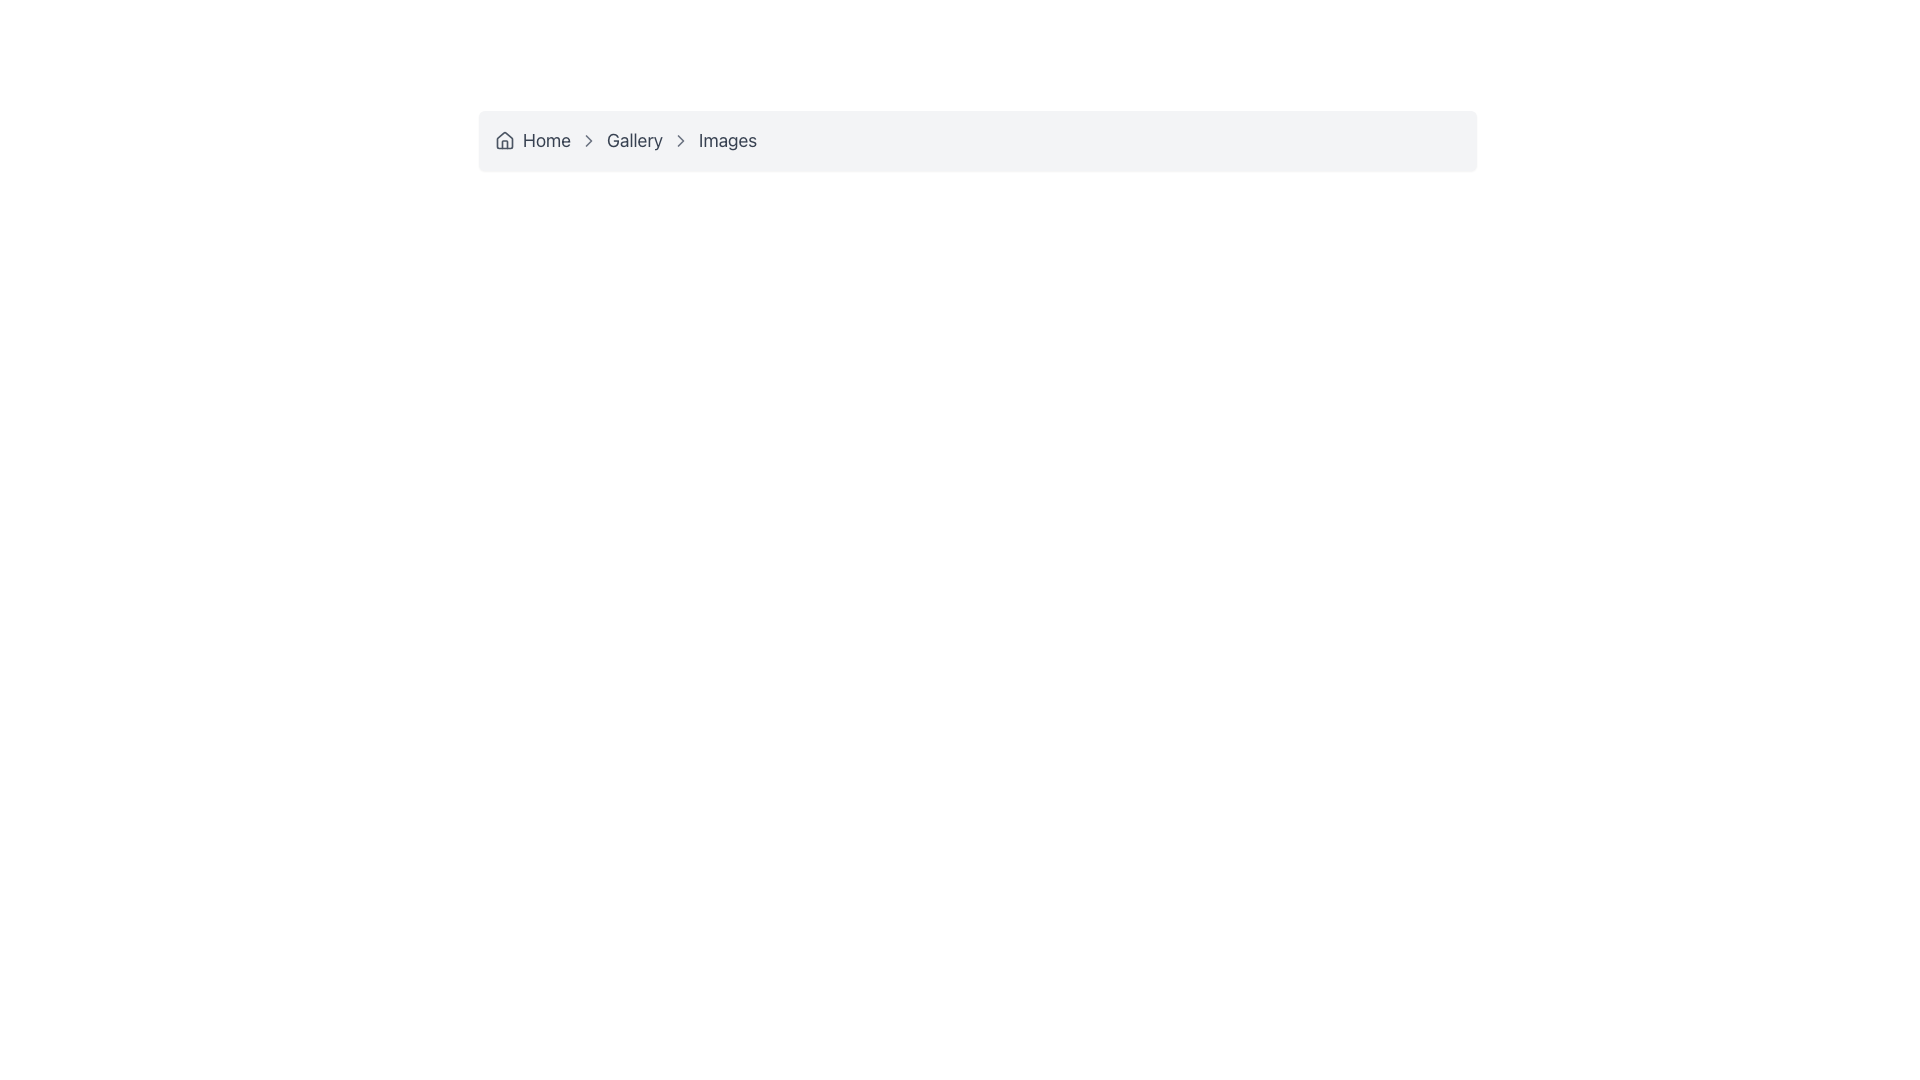 This screenshot has height=1080, width=1920. What do you see at coordinates (634, 140) in the screenshot?
I see `the 'Gallery' link in the breadcrumb navigation bar, which is positioned between 'Home' and 'Images'` at bounding box center [634, 140].